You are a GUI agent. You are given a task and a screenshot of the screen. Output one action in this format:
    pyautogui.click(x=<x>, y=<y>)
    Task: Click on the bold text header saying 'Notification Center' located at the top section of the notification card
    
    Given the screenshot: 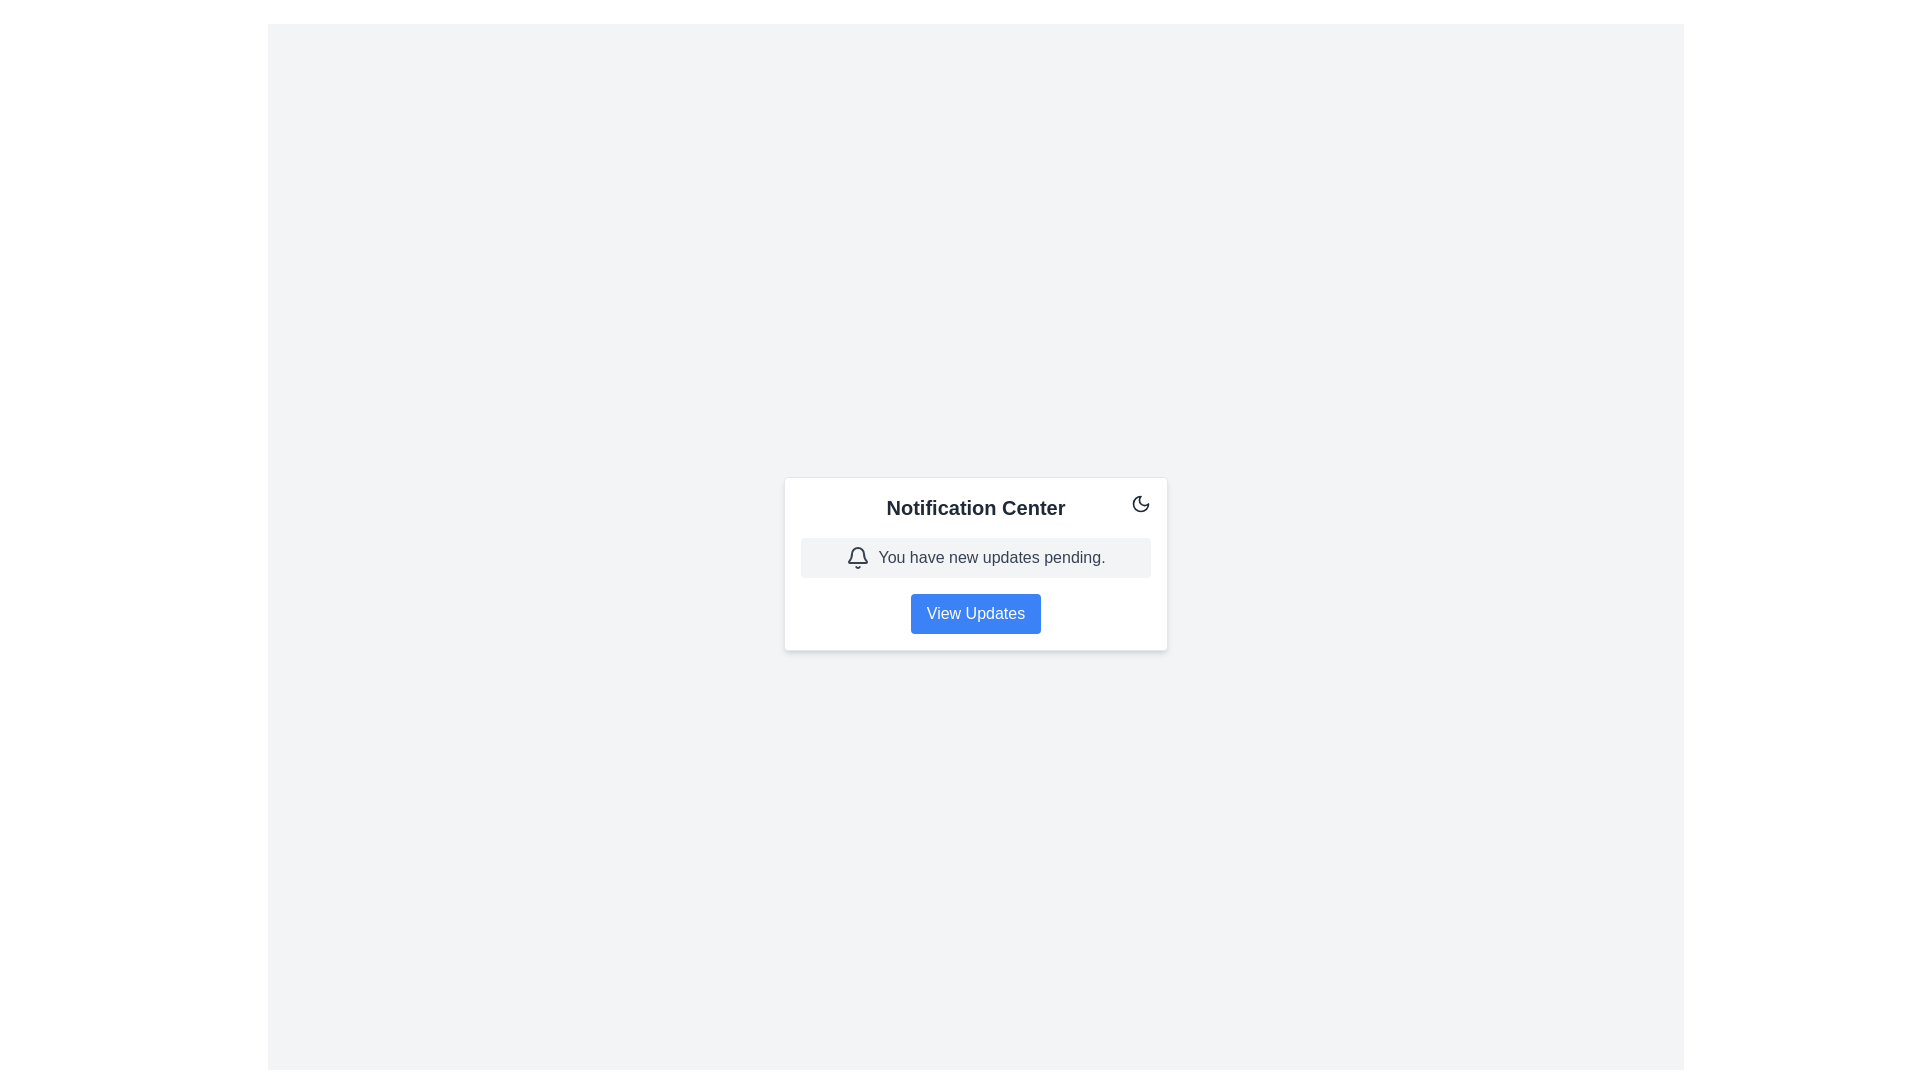 What is the action you would take?
    pyautogui.click(x=975, y=506)
    